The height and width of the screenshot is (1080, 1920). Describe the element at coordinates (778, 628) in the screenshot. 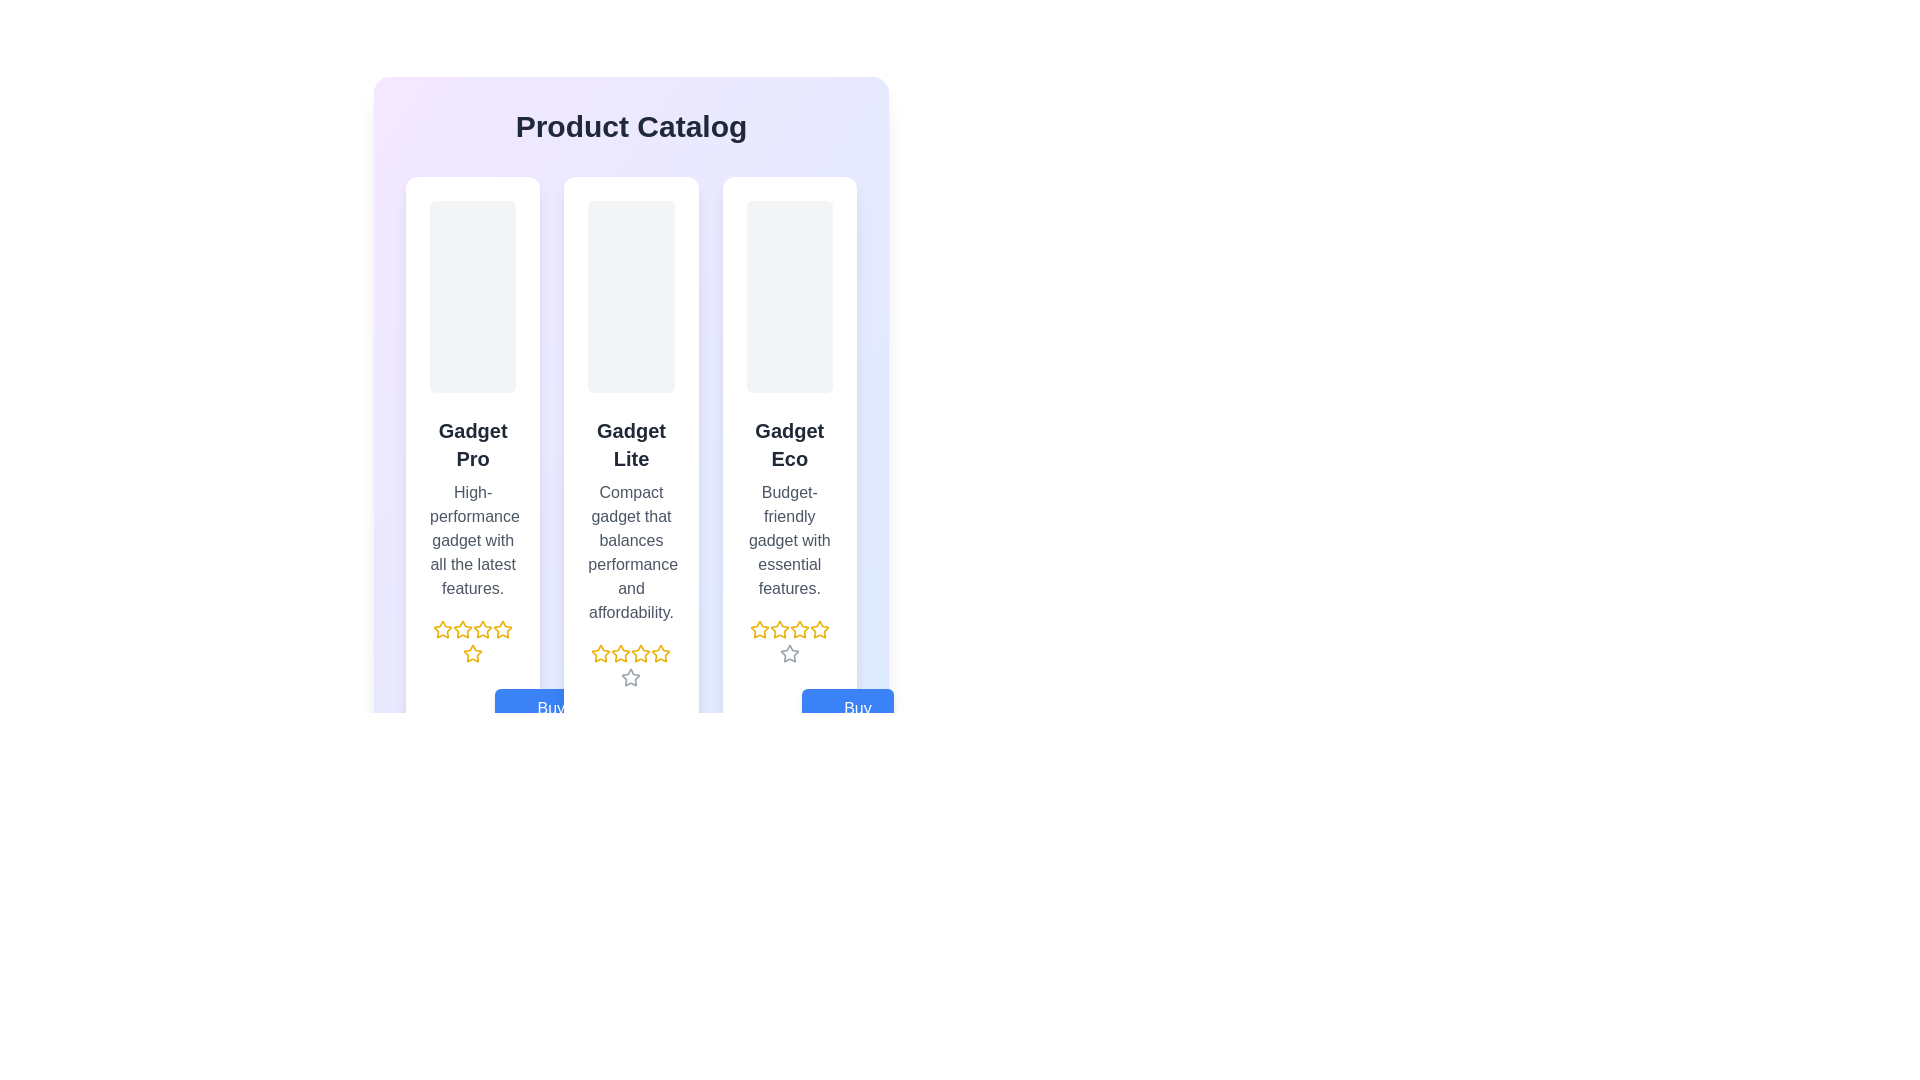

I see `the third star in the star rating component for the 'Gadget Eco' product` at that location.